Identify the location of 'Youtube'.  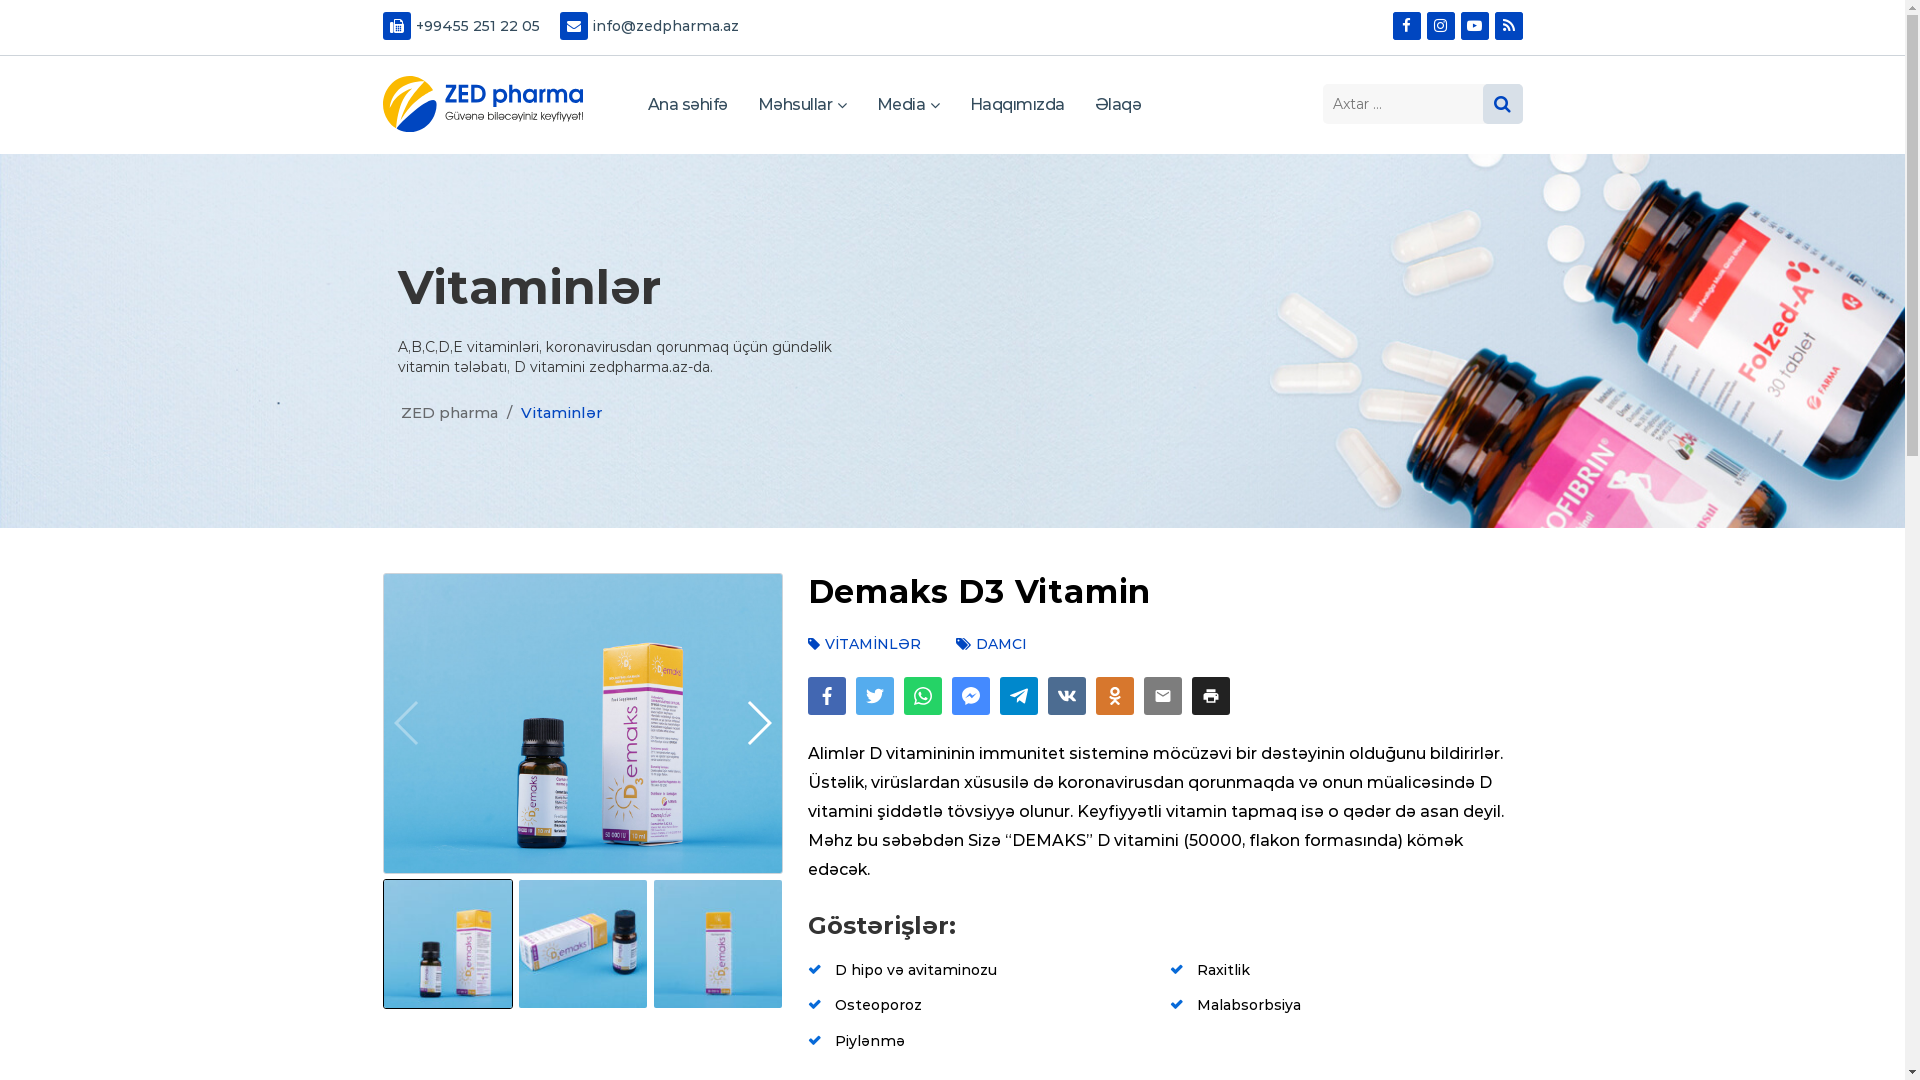
(1459, 26).